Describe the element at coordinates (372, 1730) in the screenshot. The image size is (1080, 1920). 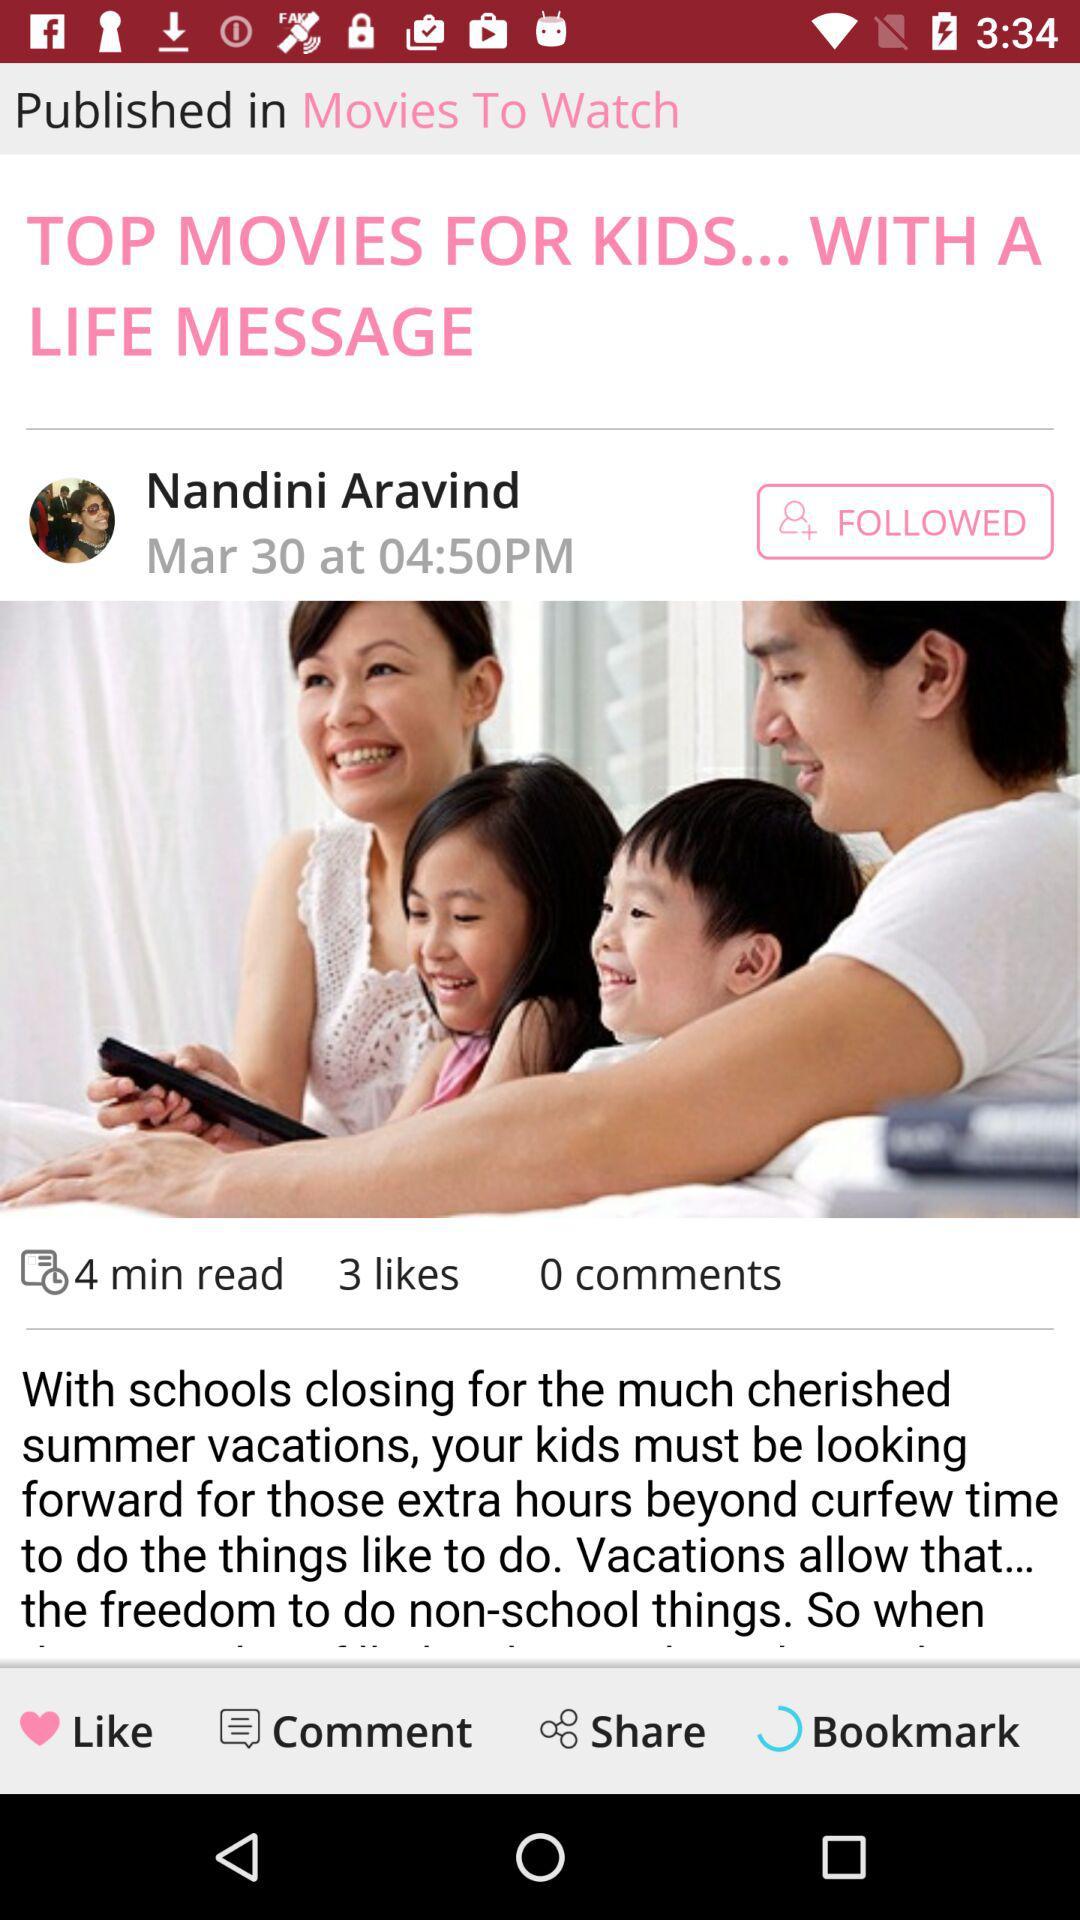
I see `comment` at that location.